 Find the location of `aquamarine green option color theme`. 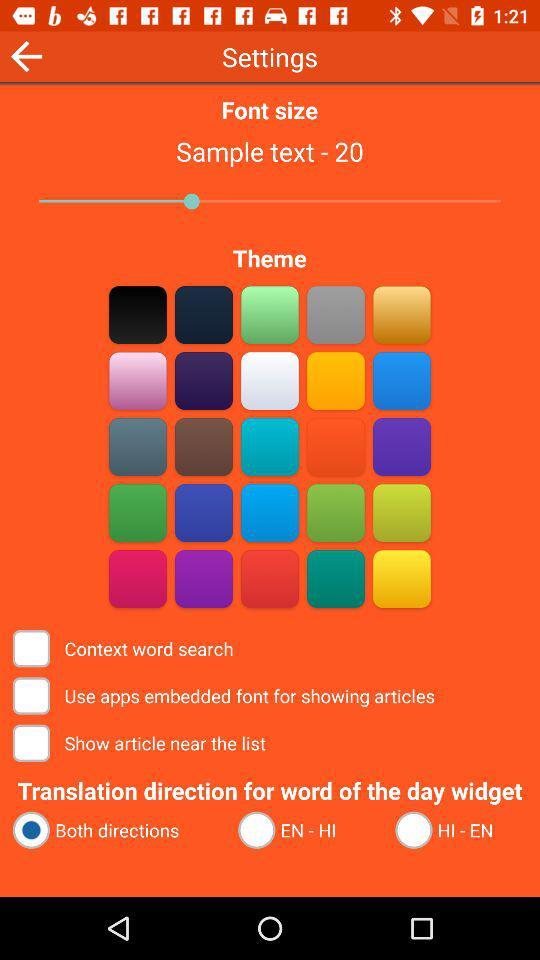

aquamarine green option color theme is located at coordinates (270, 314).